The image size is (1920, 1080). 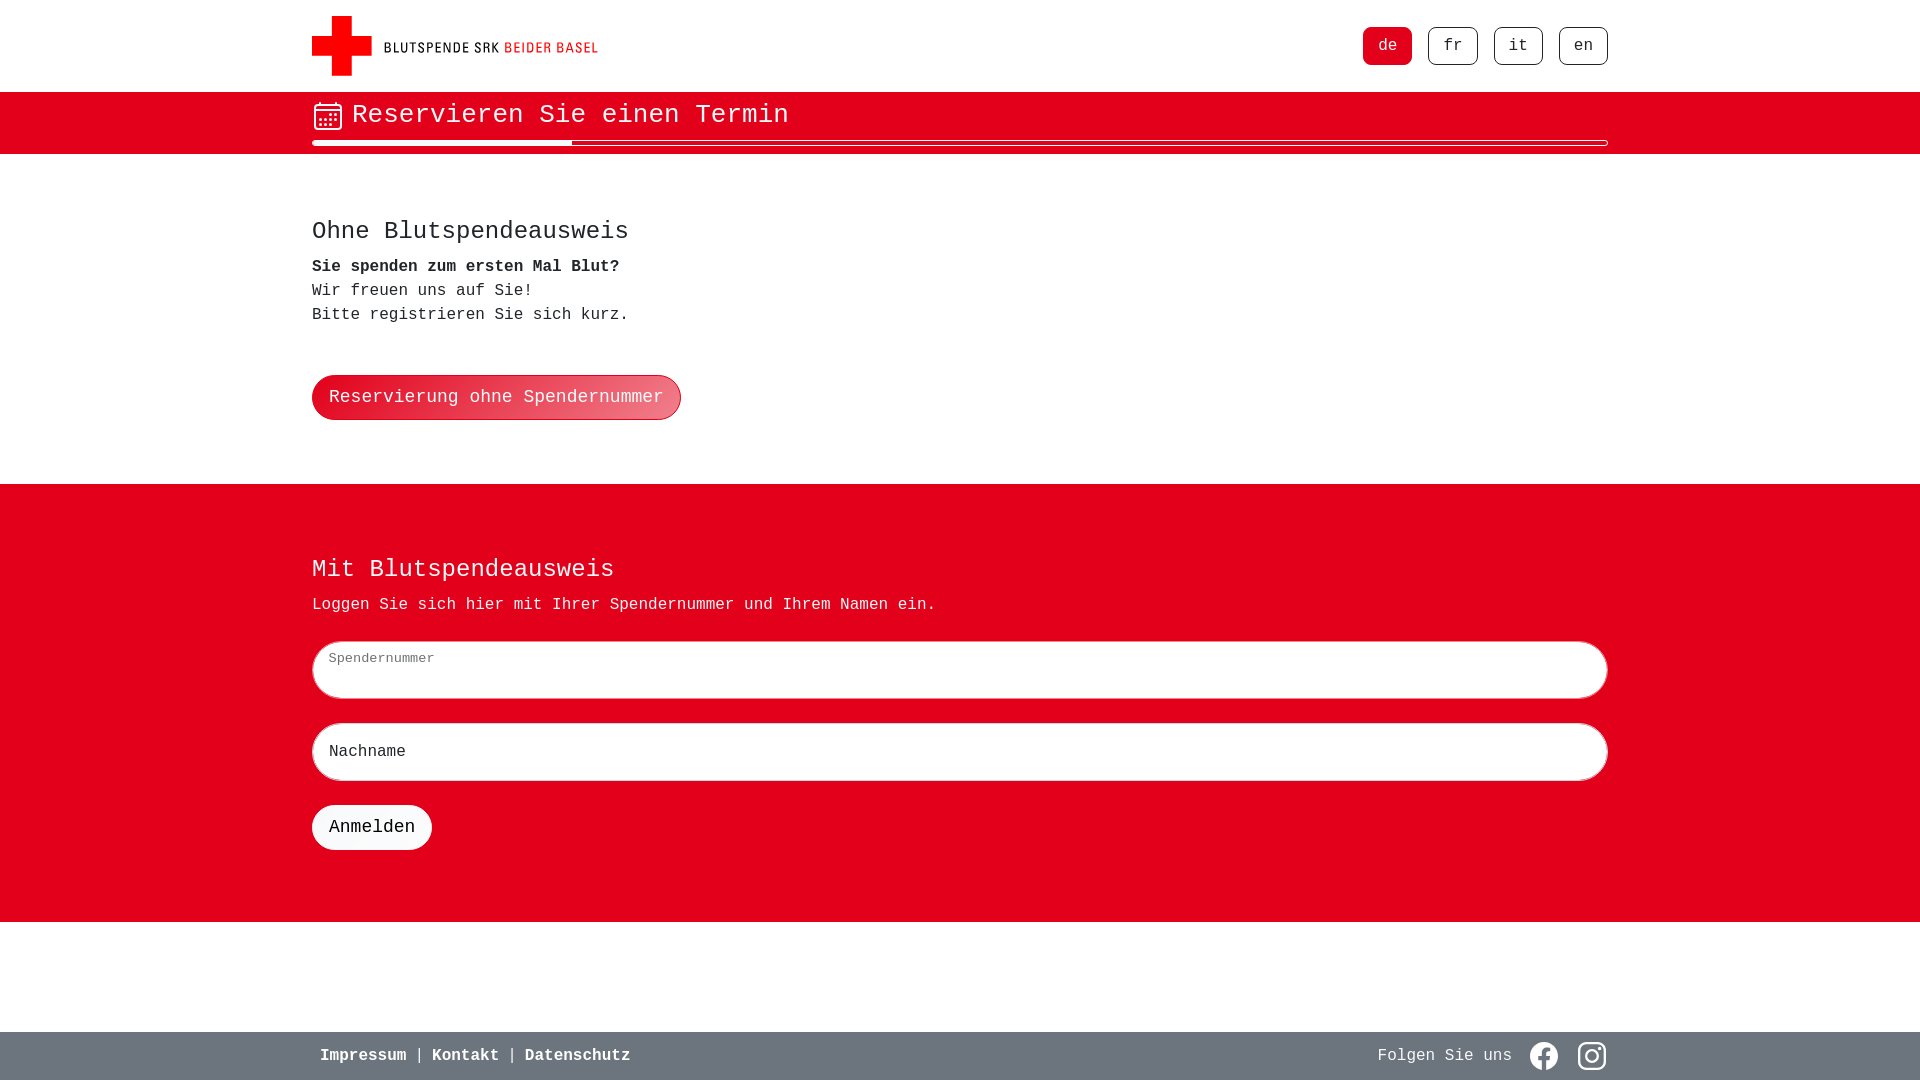 What do you see at coordinates (576, 1055) in the screenshot?
I see `'Datenschutz'` at bounding box center [576, 1055].